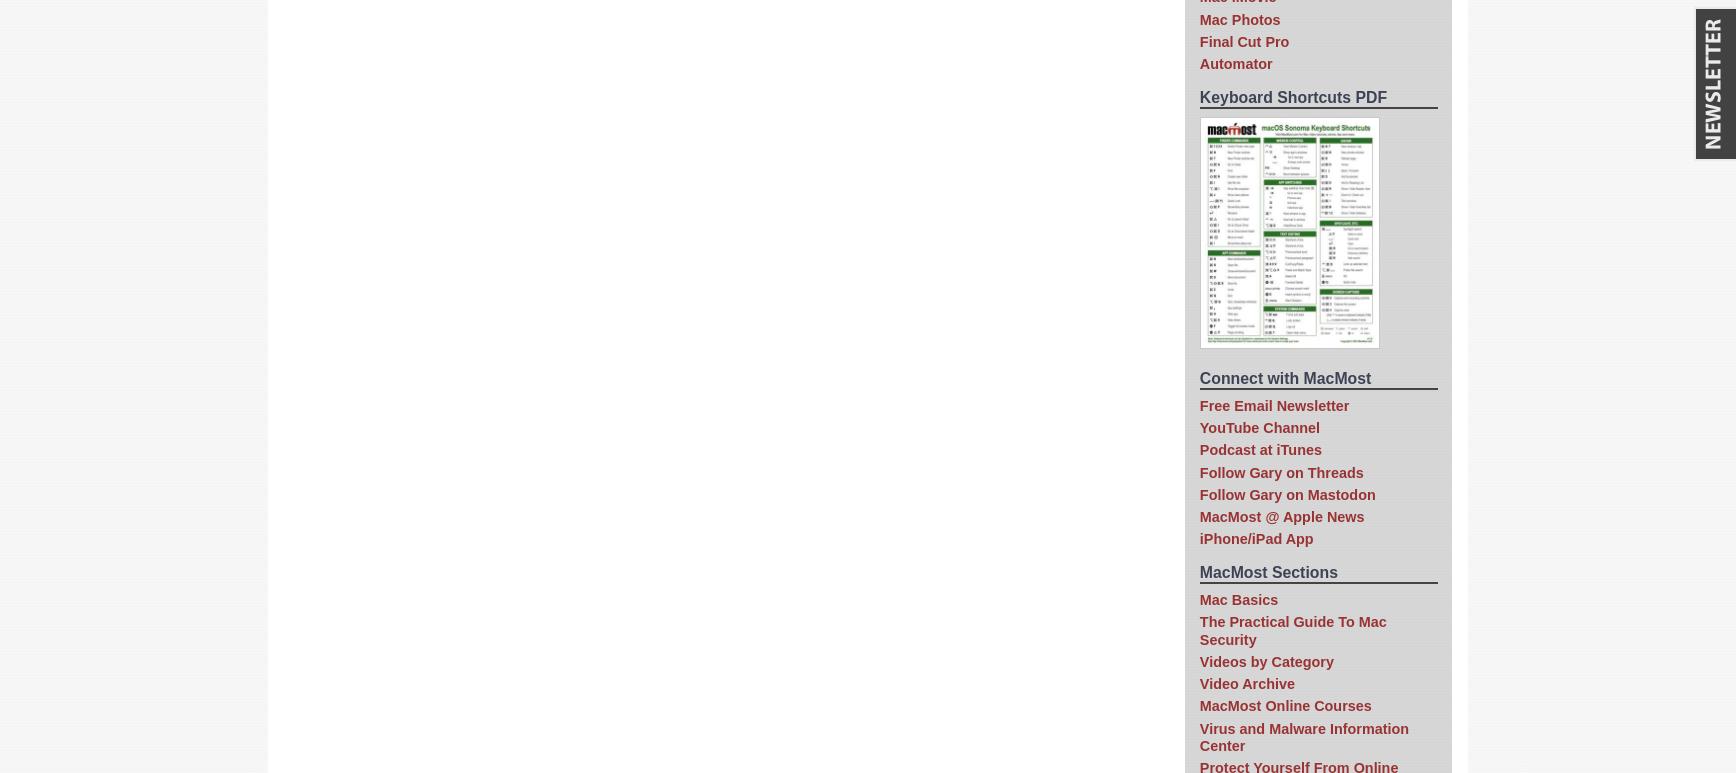 This screenshot has height=773, width=1736. What do you see at coordinates (1244, 39) in the screenshot?
I see `'Final Cut Pro'` at bounding box center [1244, 39].